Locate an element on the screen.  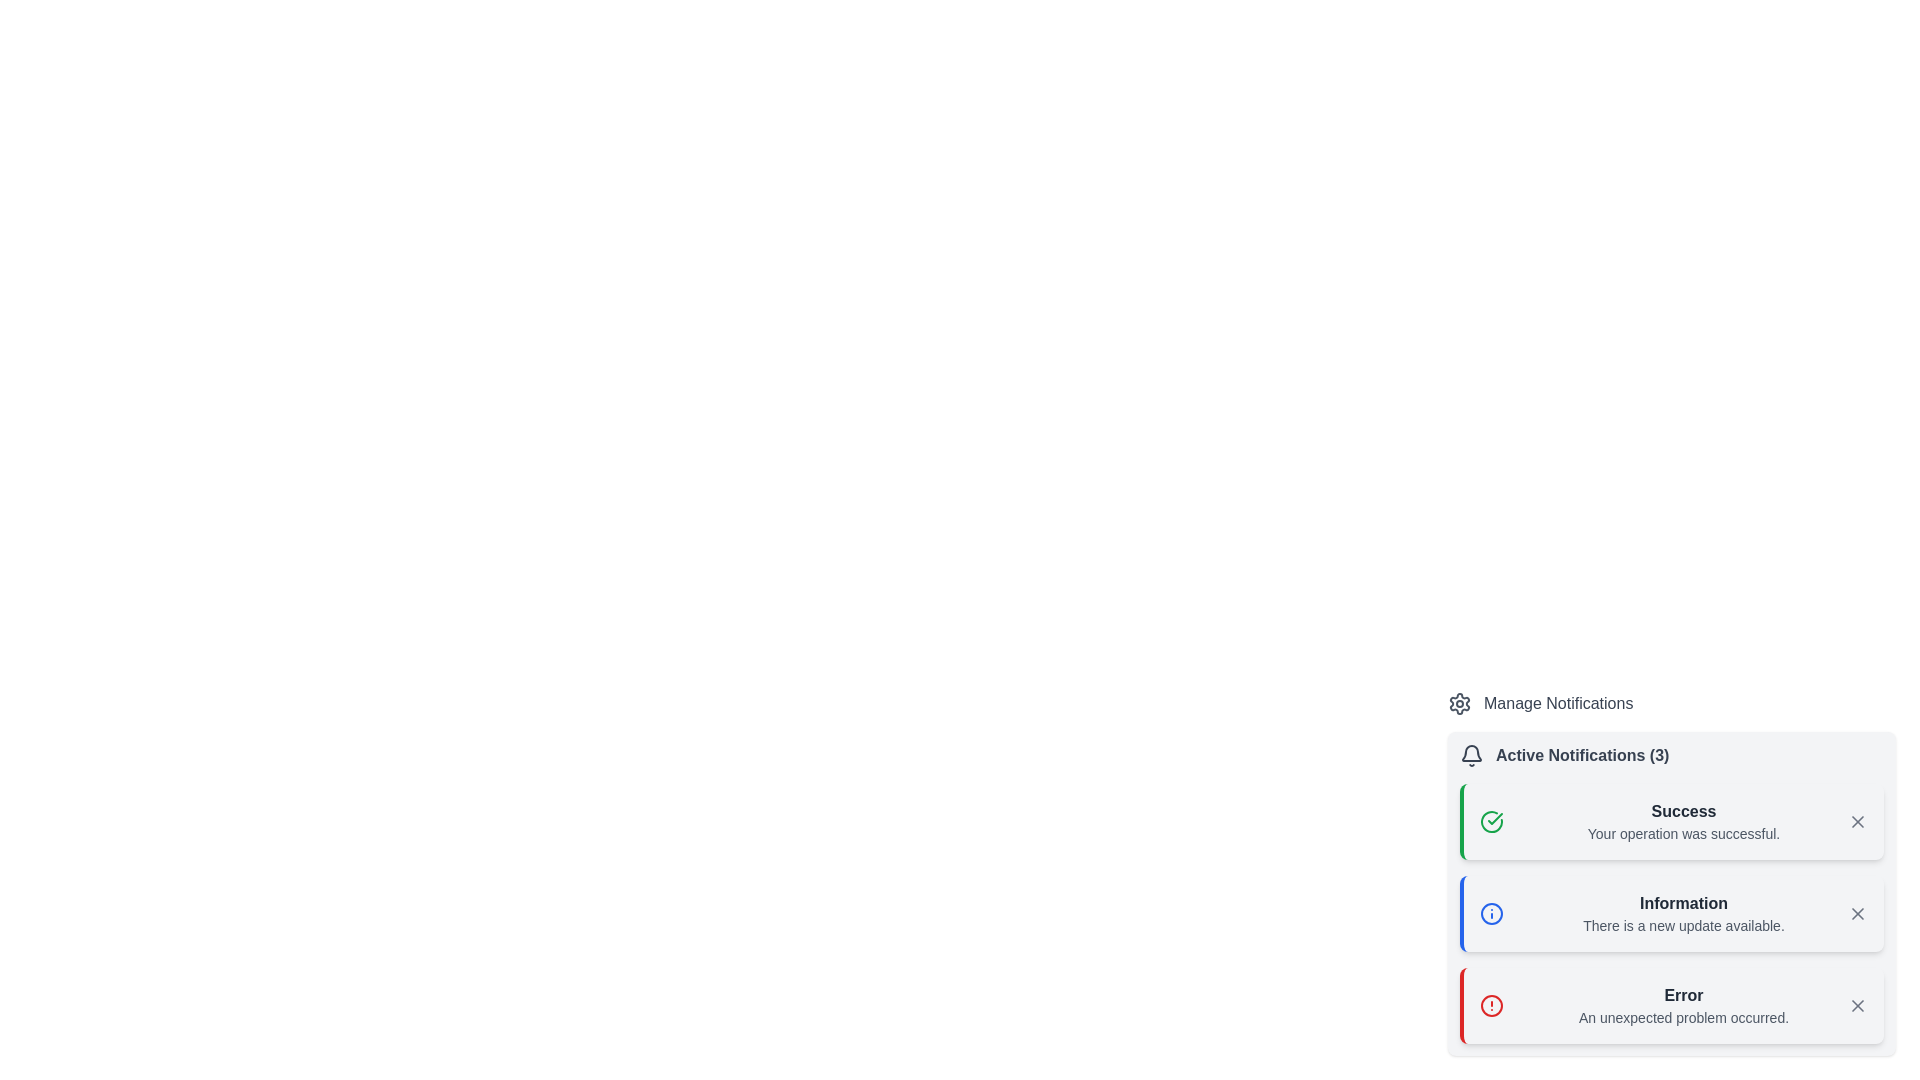
the 'Close' button Icon (SVG) is located at coordinates (1856, 821).